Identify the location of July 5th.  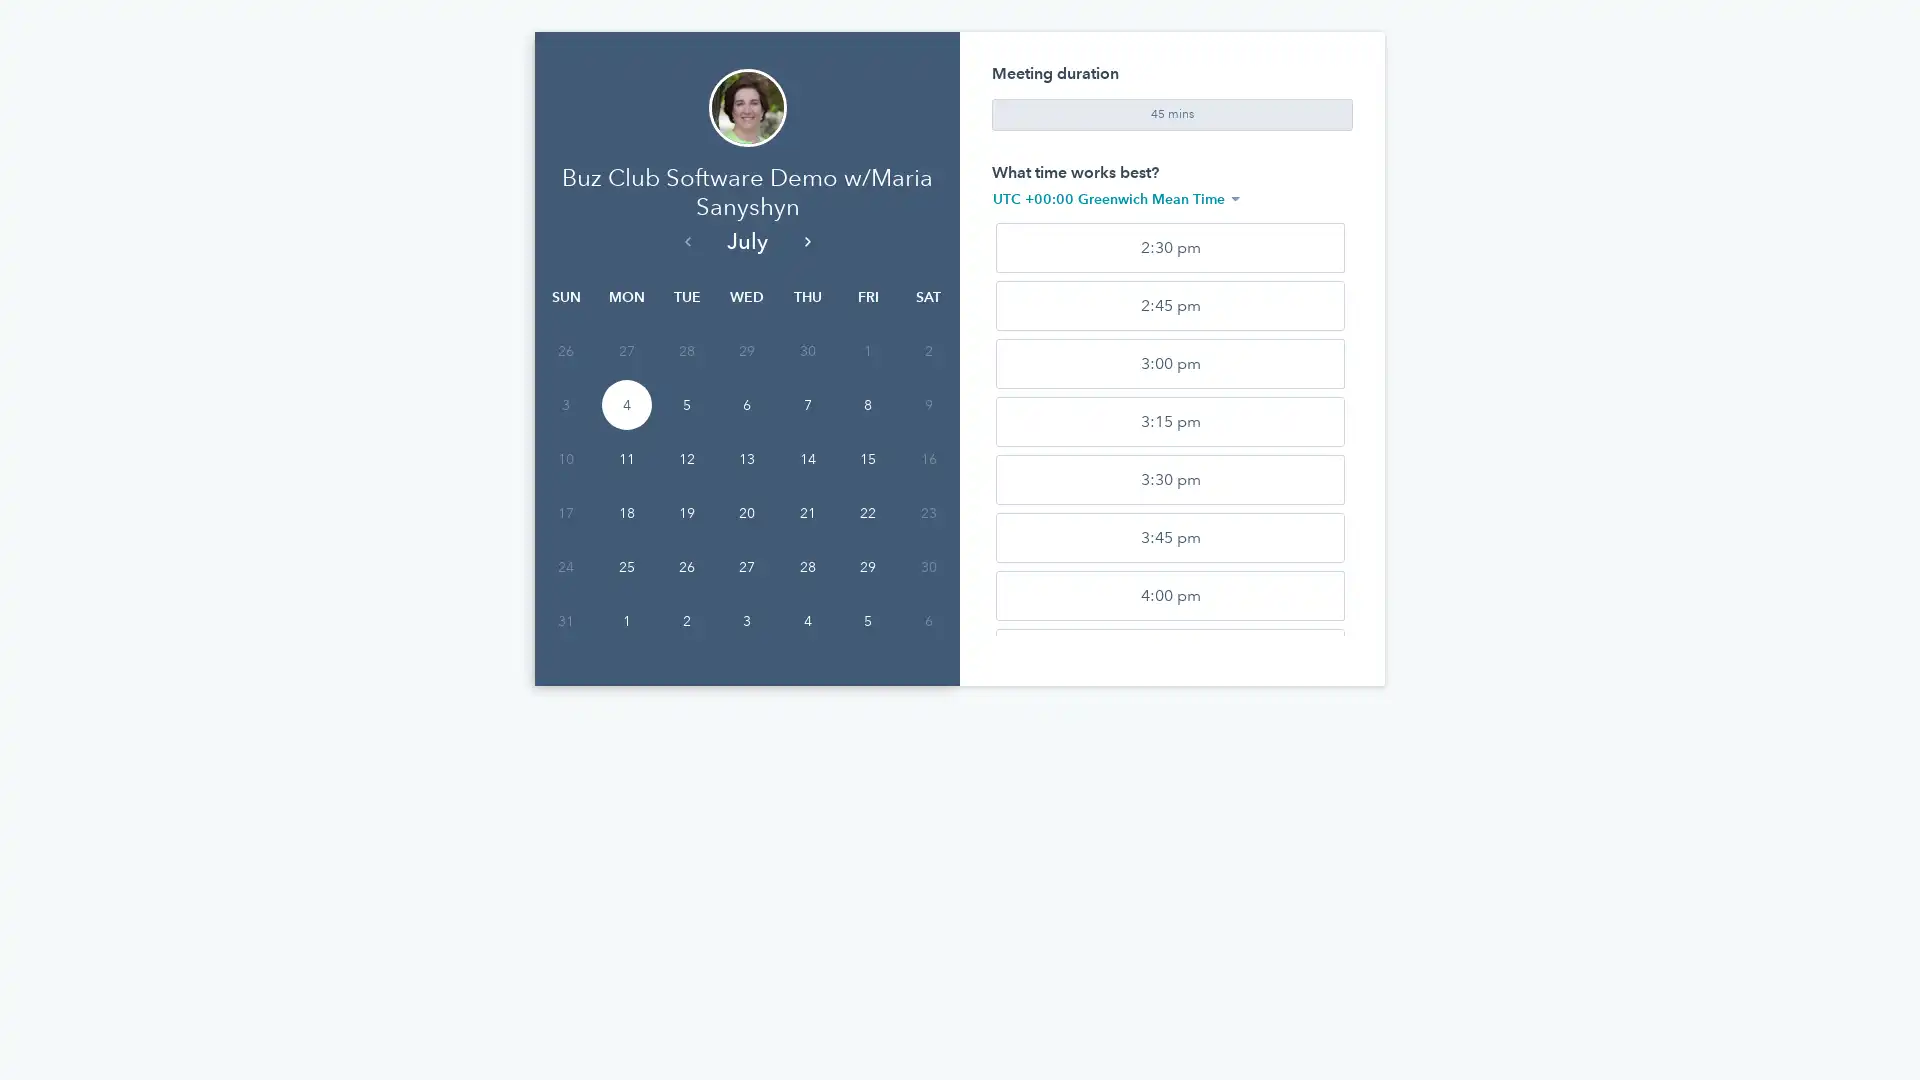
(686, 481).